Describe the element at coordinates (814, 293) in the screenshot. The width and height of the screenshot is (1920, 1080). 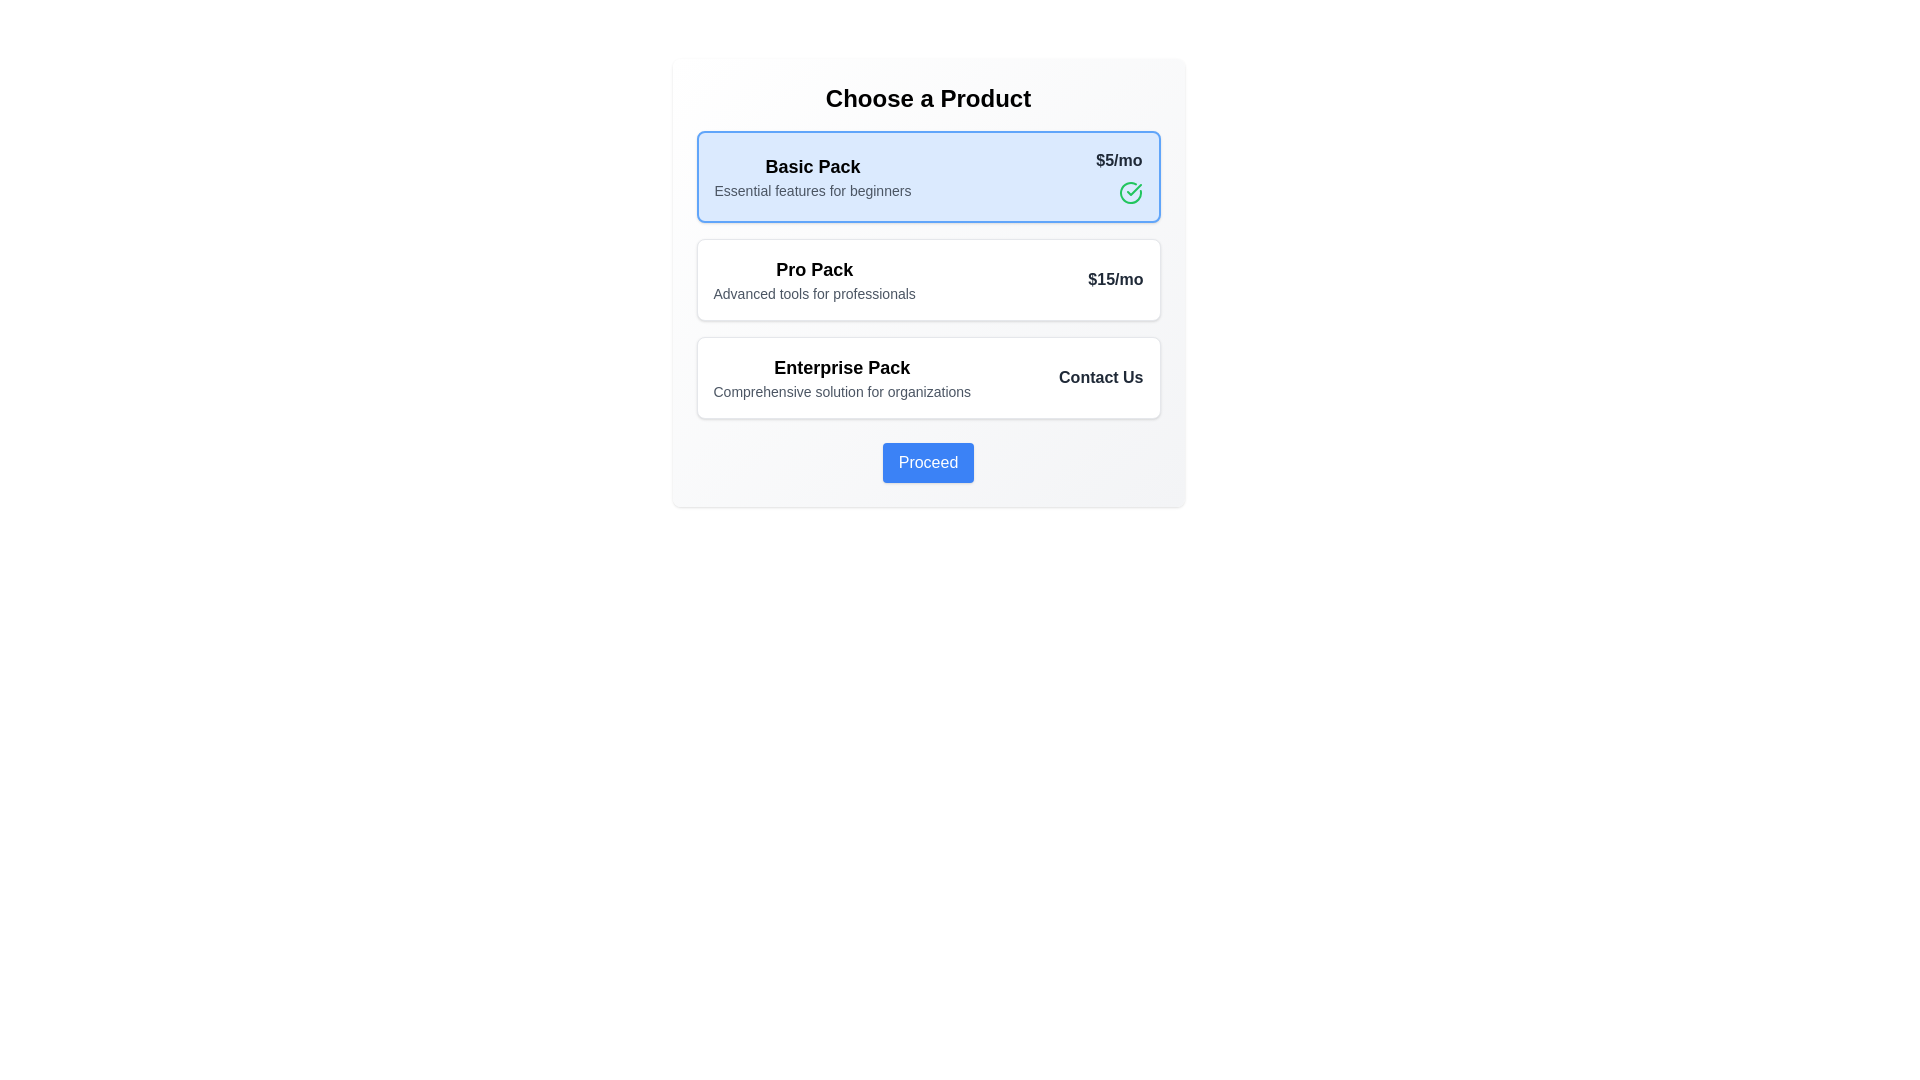
I see `the text label displaying 'Advanced tools for professionals' located beneath the 'Pro Pack' label in the second product option box` at that location.